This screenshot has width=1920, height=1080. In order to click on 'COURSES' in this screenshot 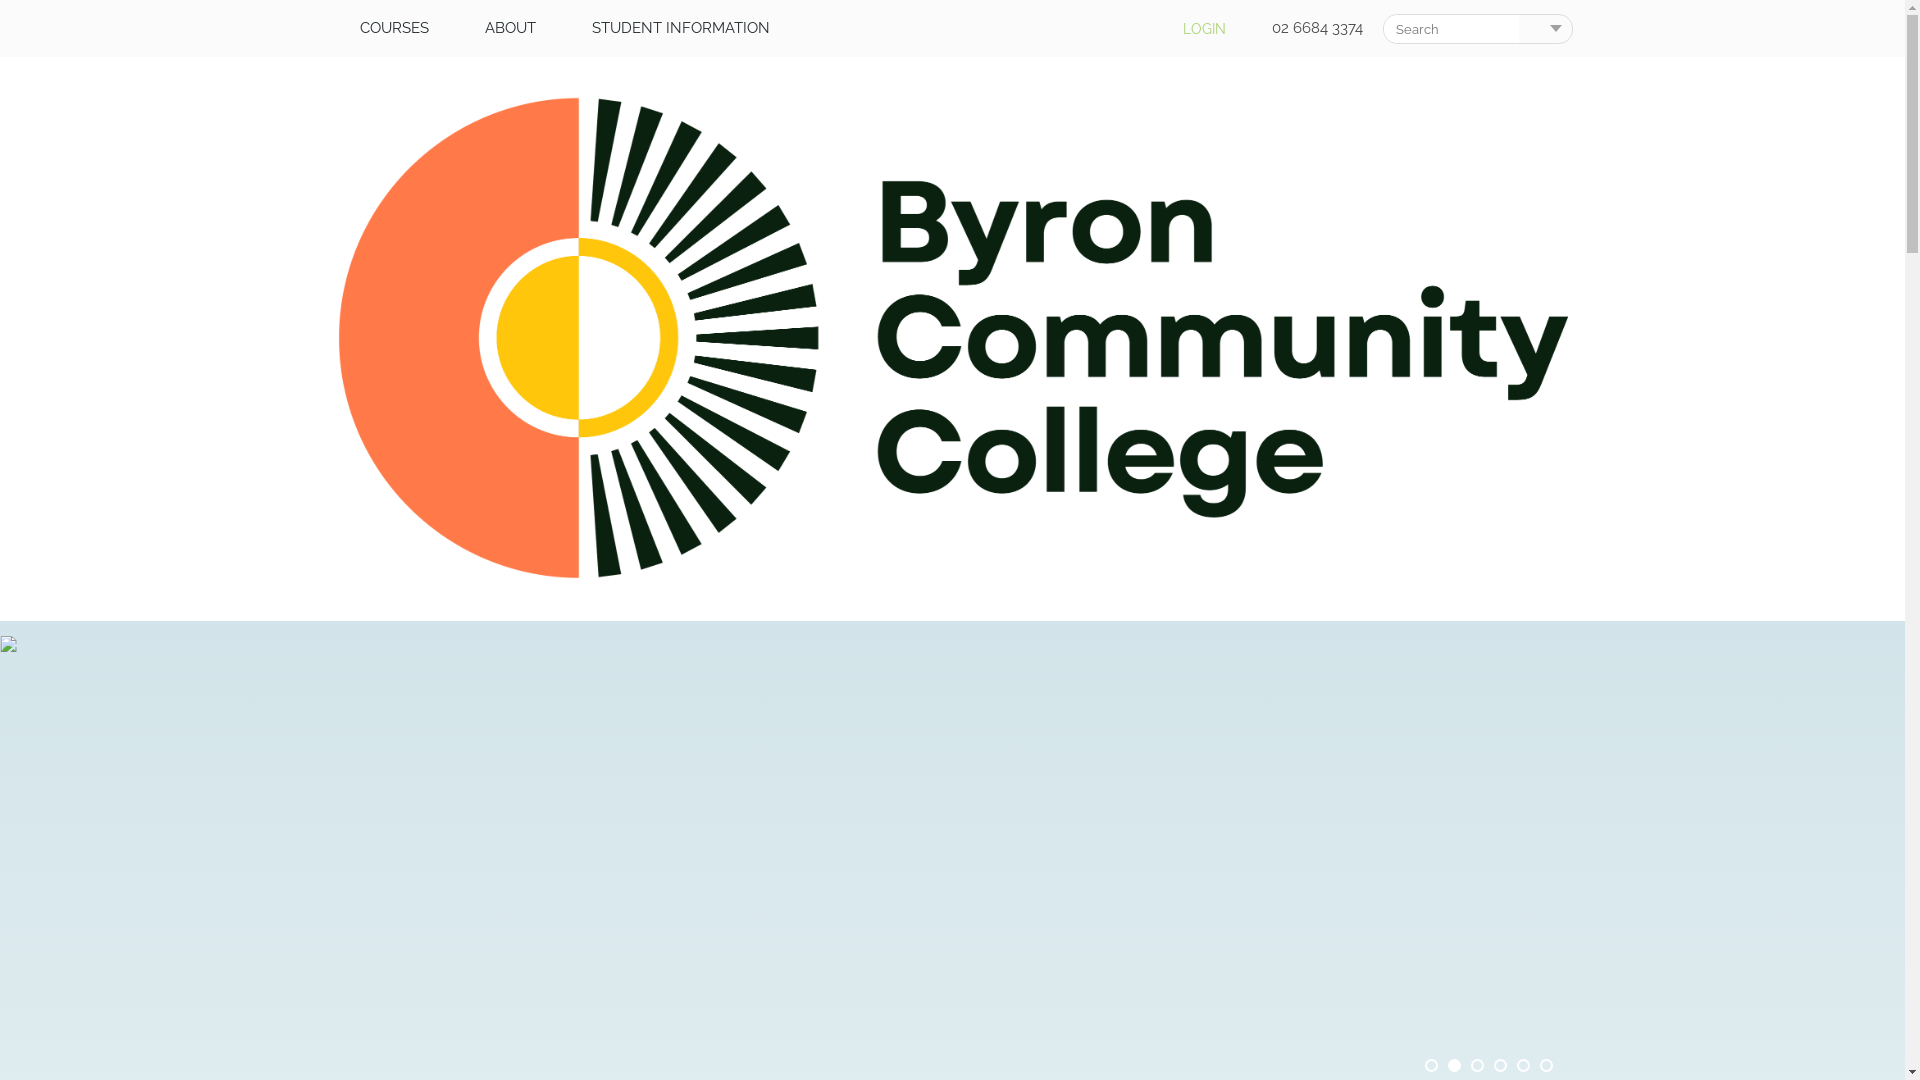, I will do `click(331, 27)`.